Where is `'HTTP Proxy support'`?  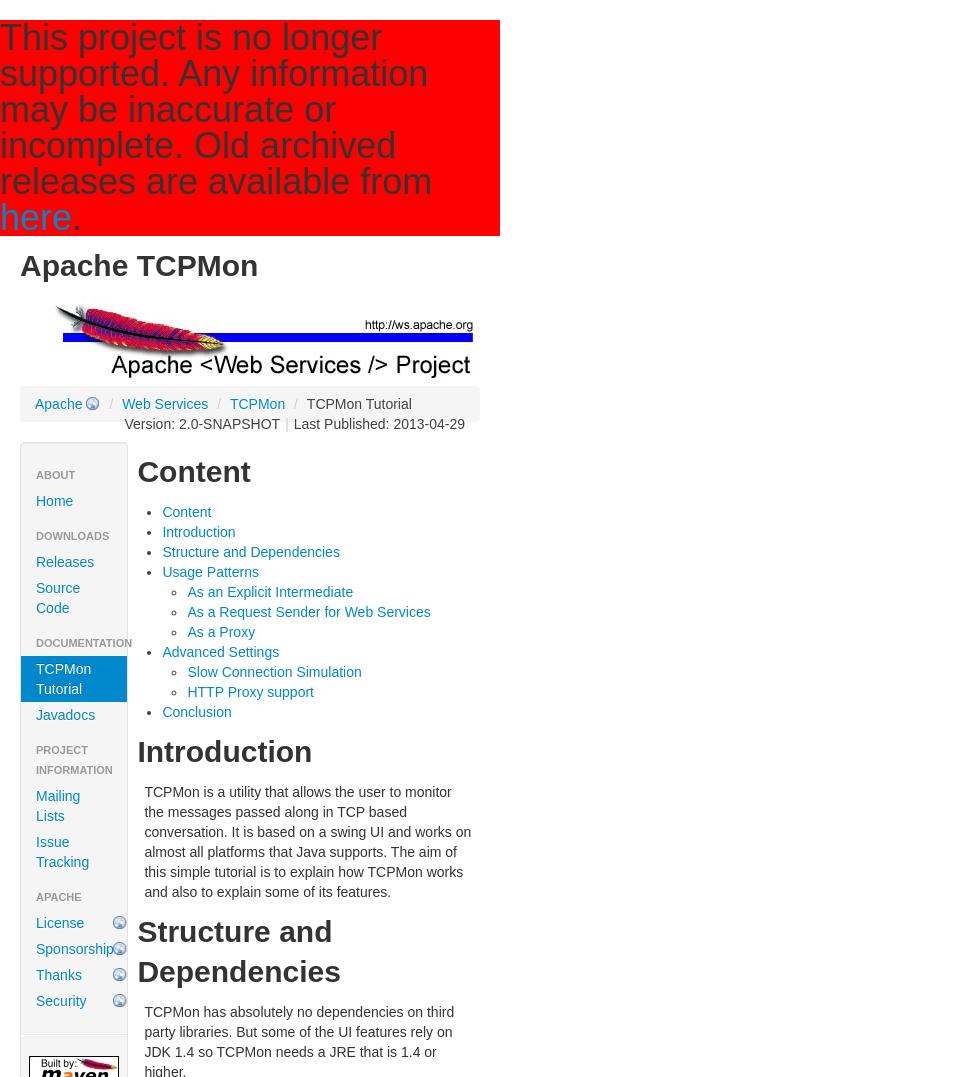
'HTTP Proxy support' is located at coordinates (186, 690).